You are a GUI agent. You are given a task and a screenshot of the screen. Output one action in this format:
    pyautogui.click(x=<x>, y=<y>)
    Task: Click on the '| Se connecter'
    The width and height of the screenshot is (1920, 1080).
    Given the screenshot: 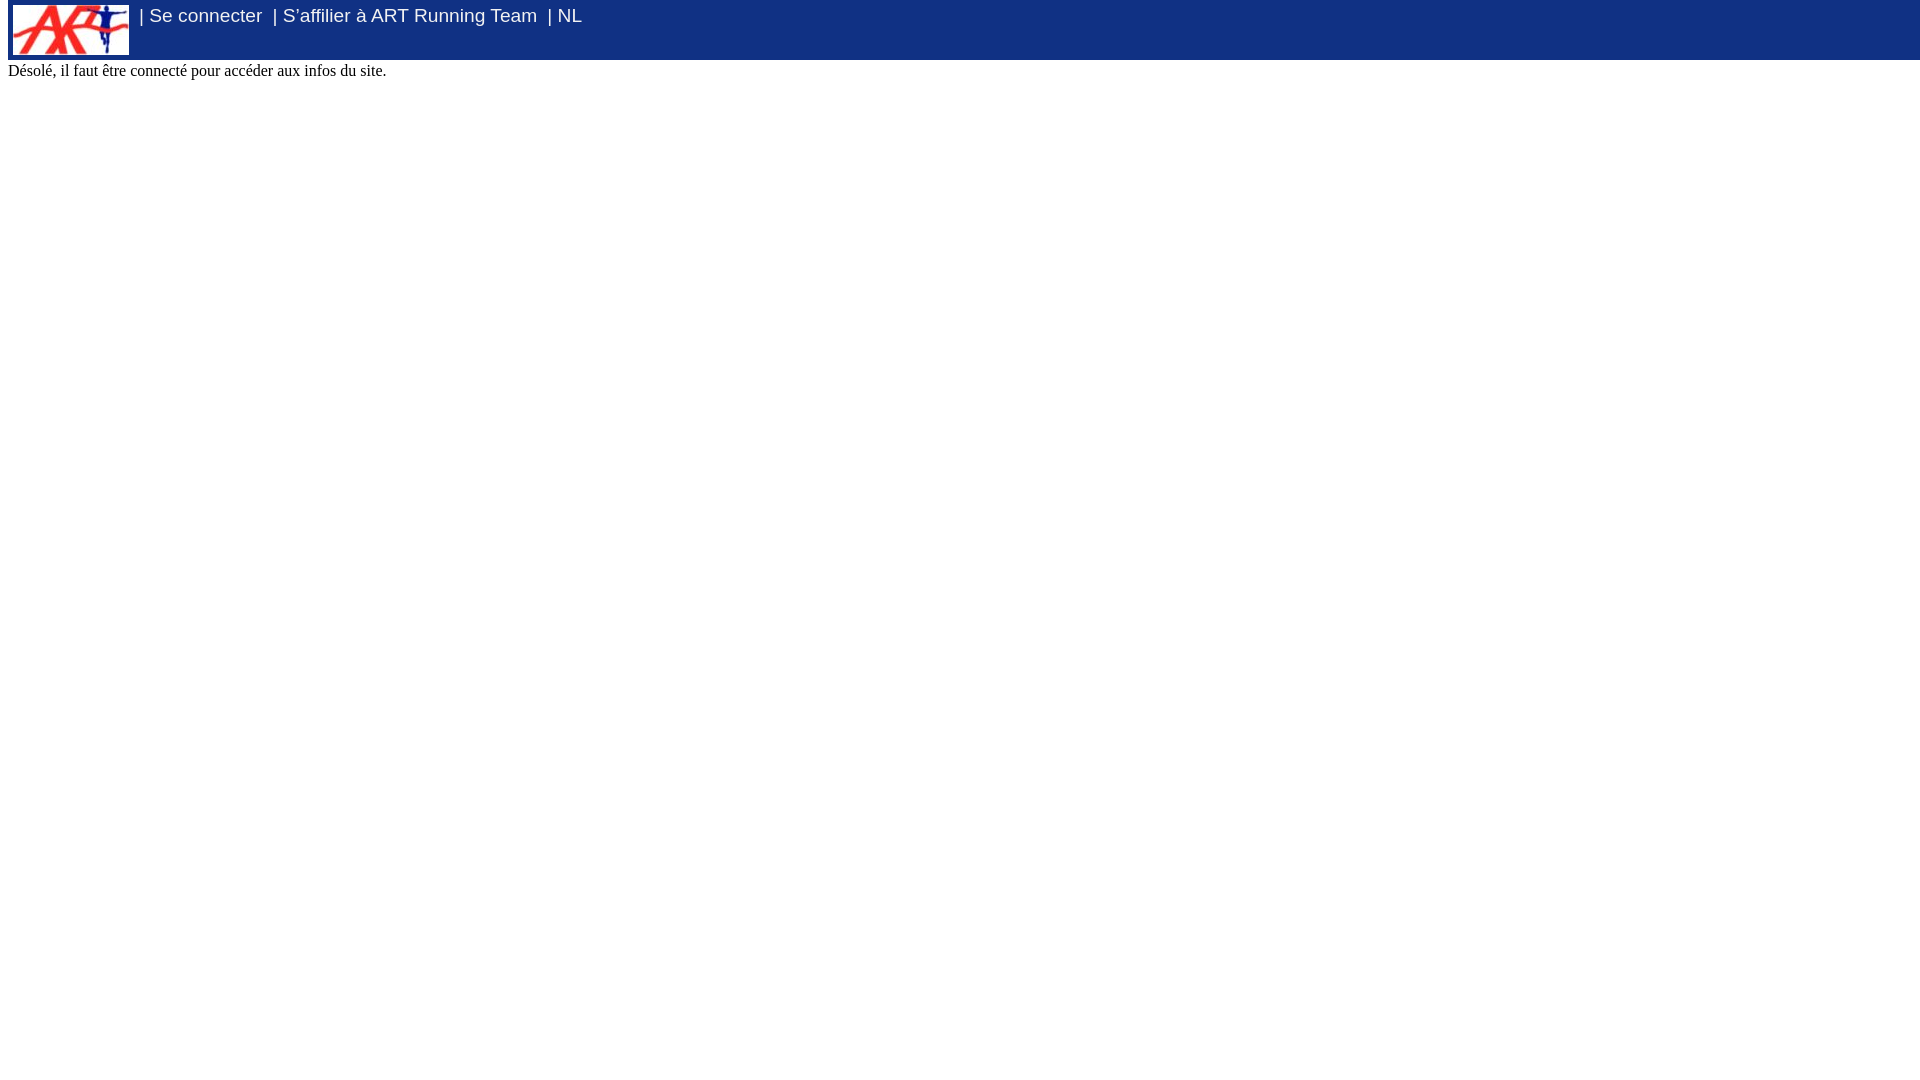 What is the action you would take?
    pyautogui.click(x=200, y=15)
    